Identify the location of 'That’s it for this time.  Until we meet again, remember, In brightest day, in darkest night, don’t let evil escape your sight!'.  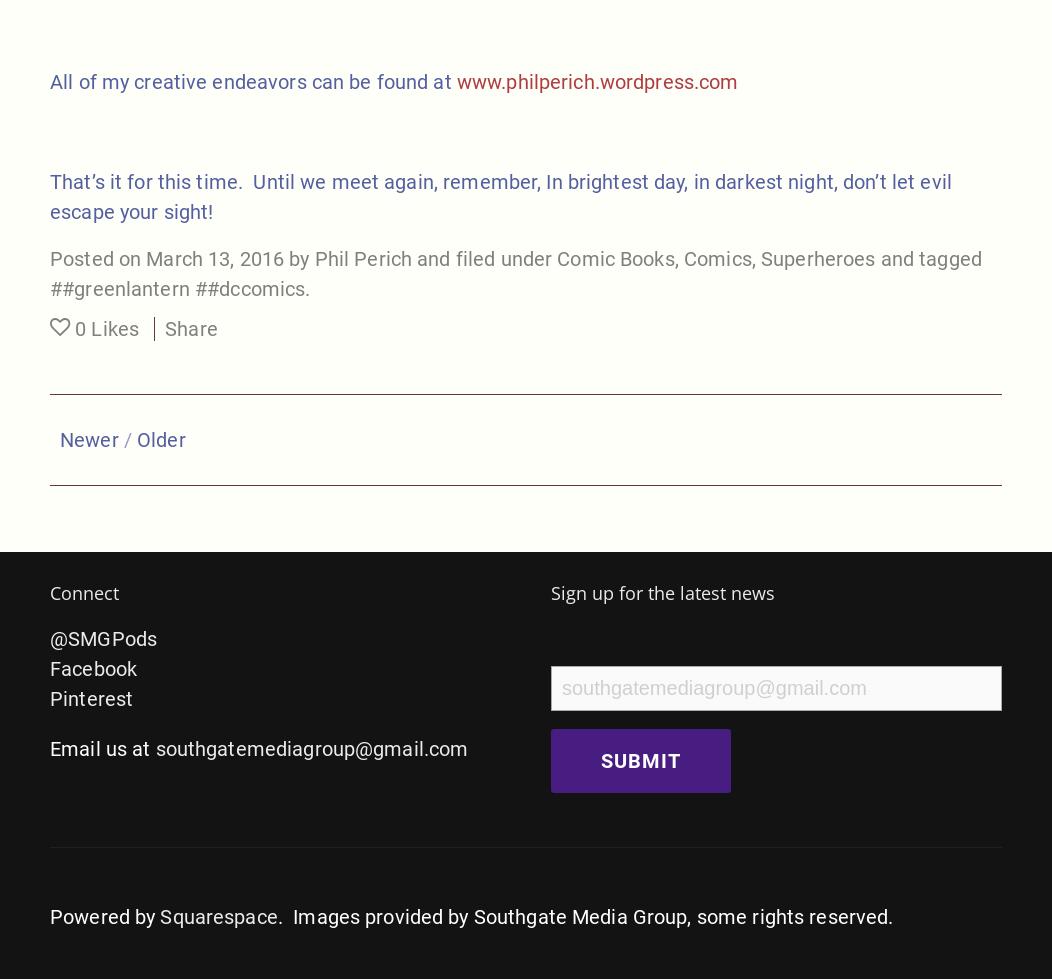
(499, 195).